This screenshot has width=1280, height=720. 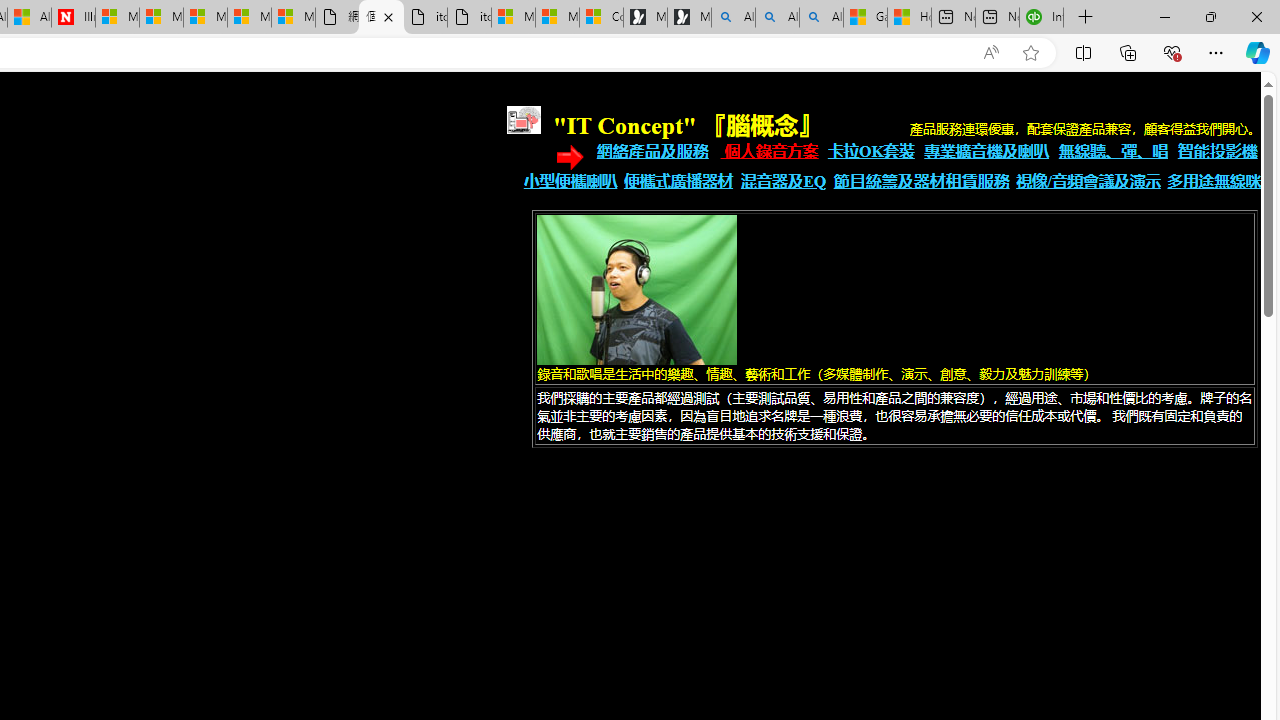 I want to click on 'Consumer Health Data Privacy Policy', so click(x=600, y=17).